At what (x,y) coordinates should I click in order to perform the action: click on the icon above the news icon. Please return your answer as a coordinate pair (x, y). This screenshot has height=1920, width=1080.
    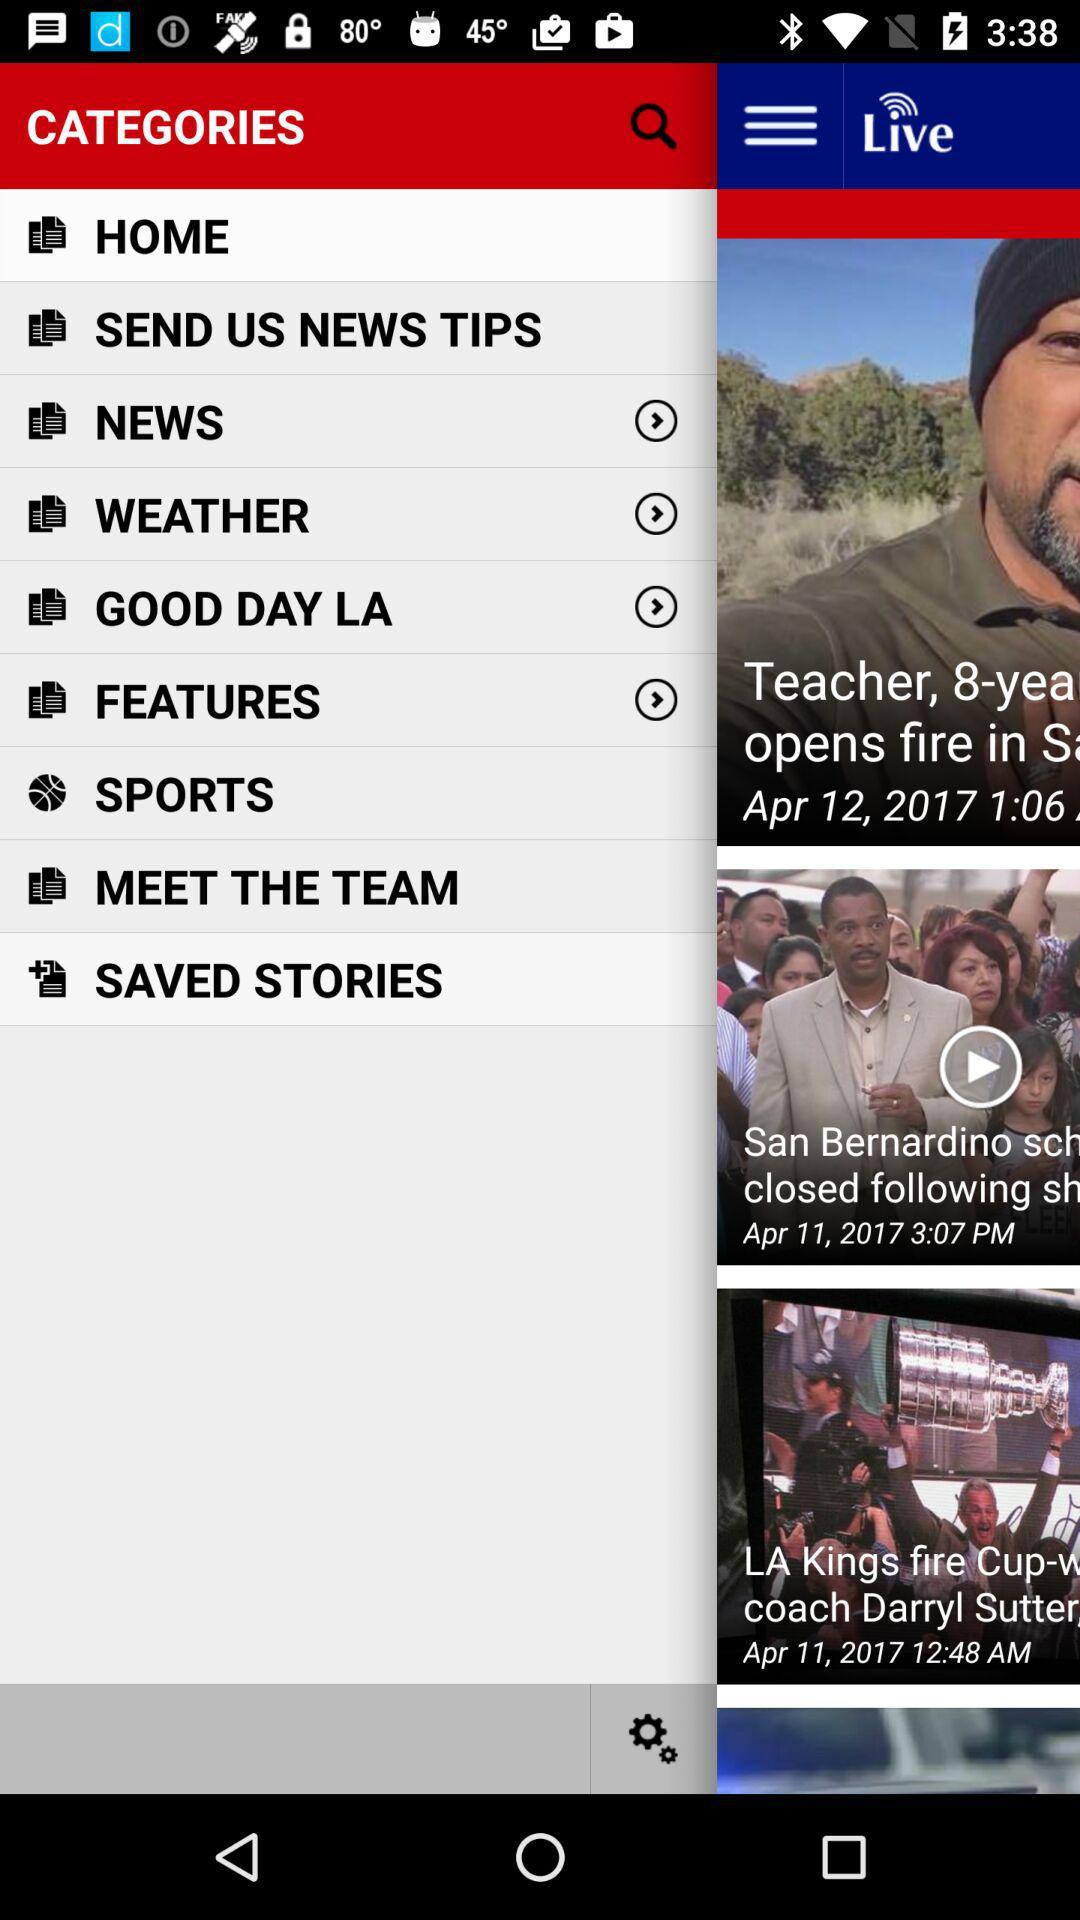
    Looking at the image, I should click on (317, 328).